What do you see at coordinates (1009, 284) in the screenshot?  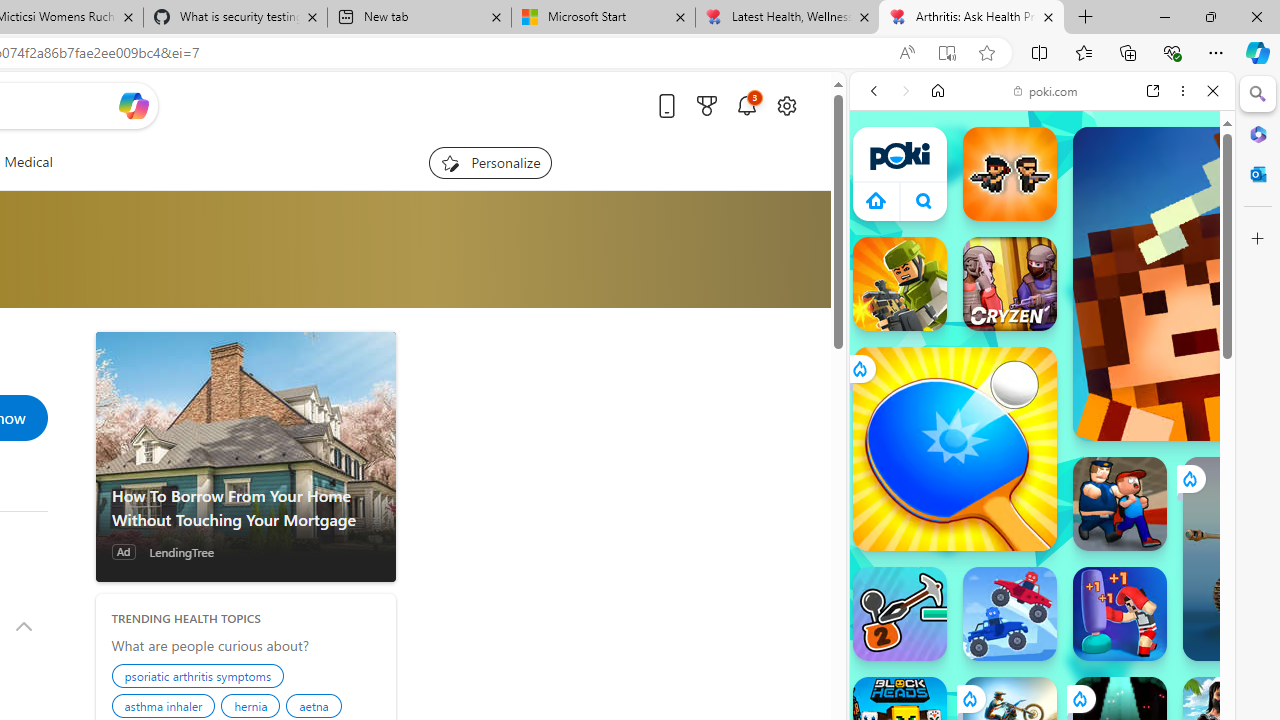 I see `'Cryzen.io'` at bounding box center [1009, 284].